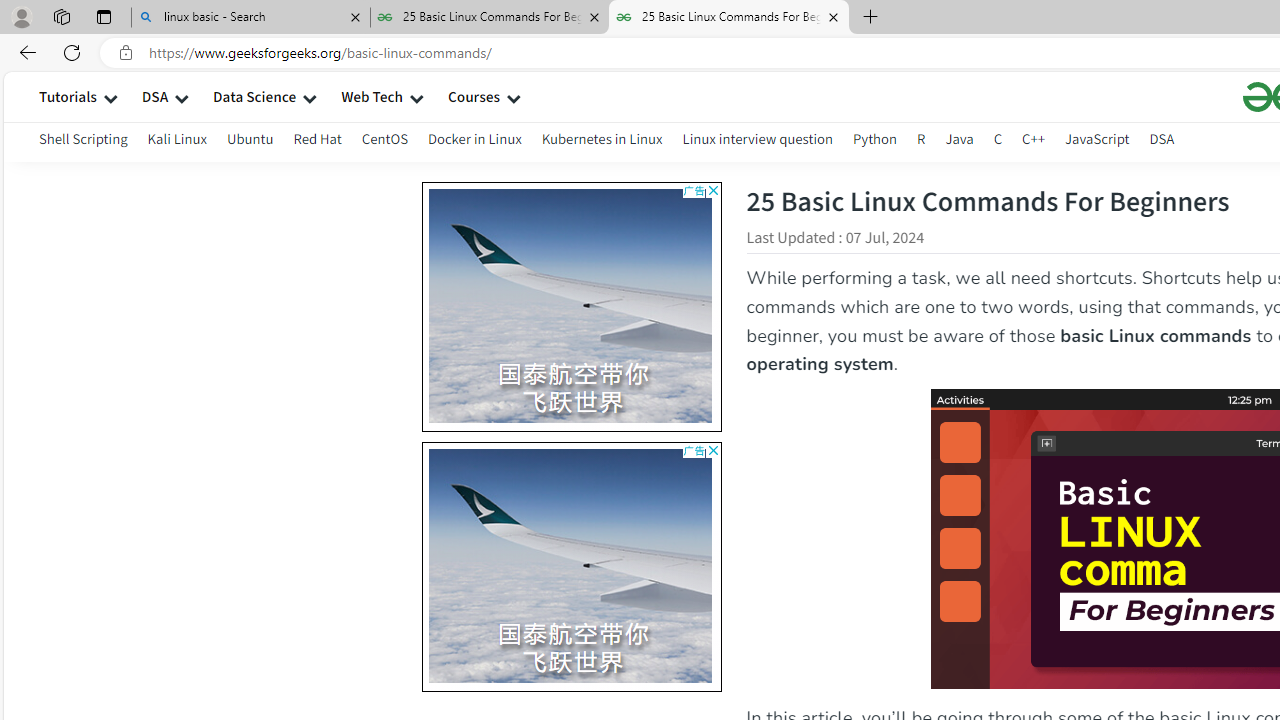 Image resolution: width=1280 pixels, height=720 pixels. Describe the element at coordinates (1034, 141) in the screenshot. I see `'C++'` at that location.